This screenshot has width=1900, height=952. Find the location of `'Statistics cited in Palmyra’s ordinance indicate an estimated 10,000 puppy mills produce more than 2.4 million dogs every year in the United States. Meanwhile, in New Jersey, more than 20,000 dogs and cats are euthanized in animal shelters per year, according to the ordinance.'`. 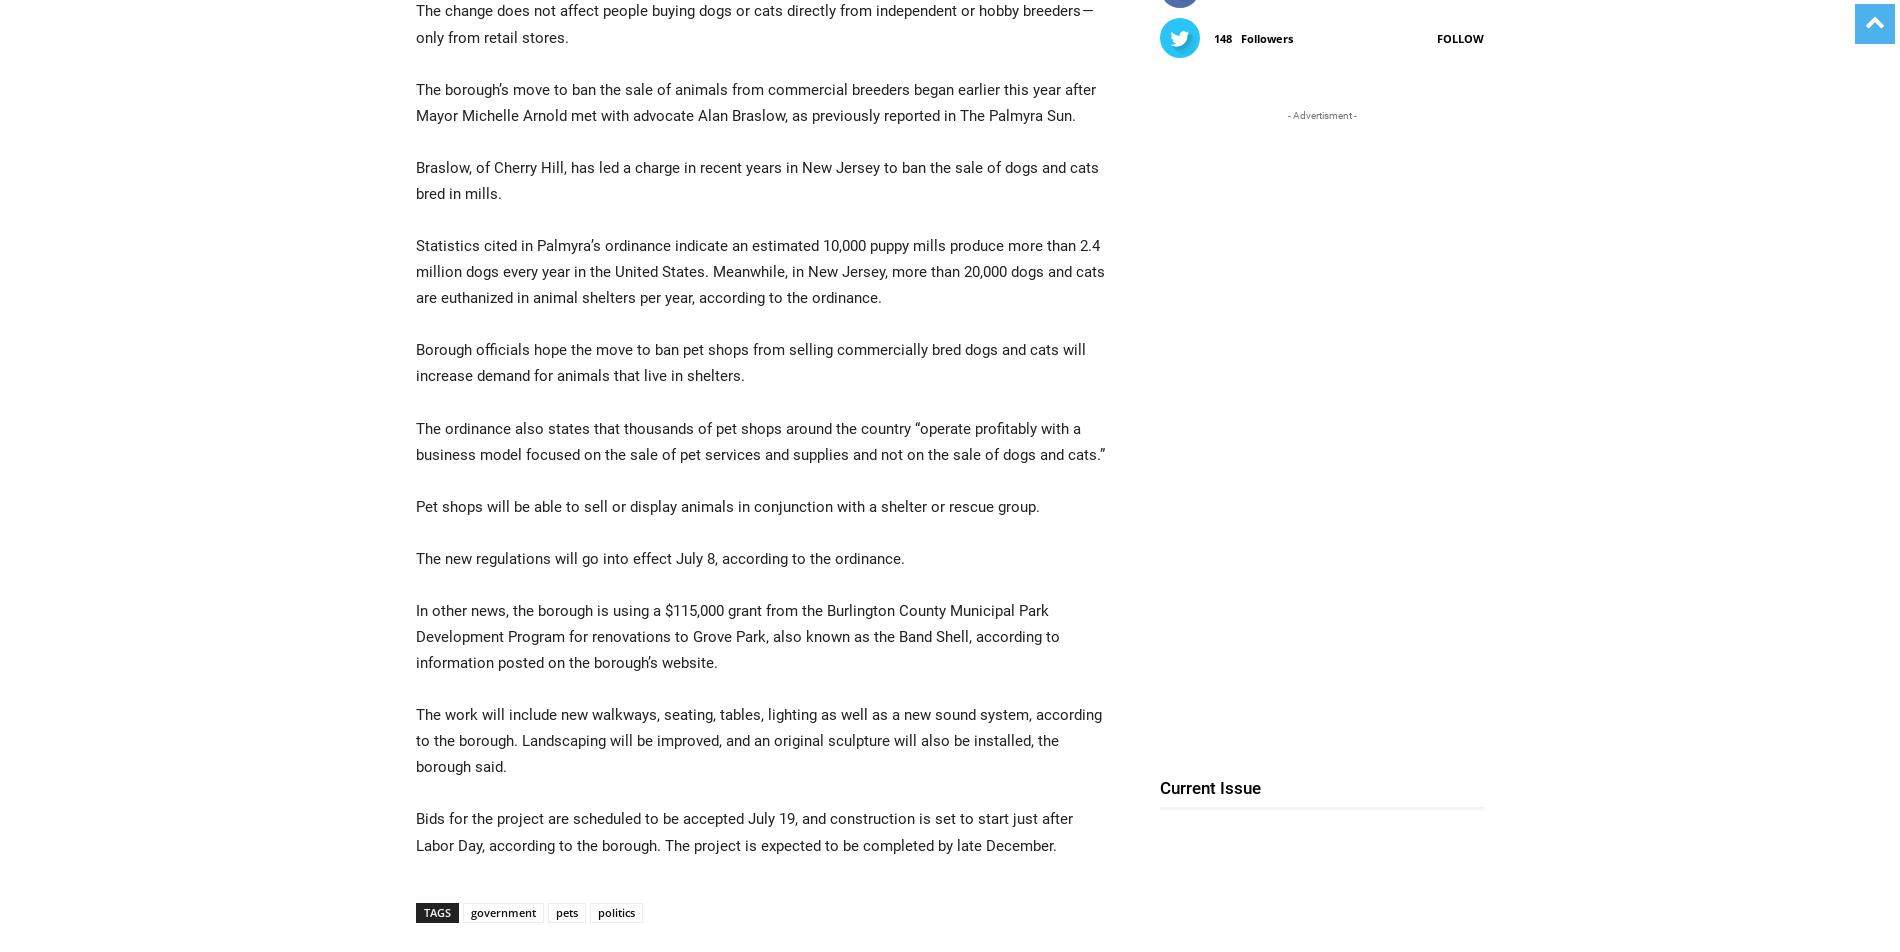

'Statistics cited in Palmyra’s ordinance indicate an estimated 10,000 puppy mills produce more than 2.4 million dogs every year in the United States. Meanwhile, in New Jersey, more than 20,000 dogs and cats are euthanized in animal shelters per year, according to the ordinance.' is located at coordinates (759, 271).